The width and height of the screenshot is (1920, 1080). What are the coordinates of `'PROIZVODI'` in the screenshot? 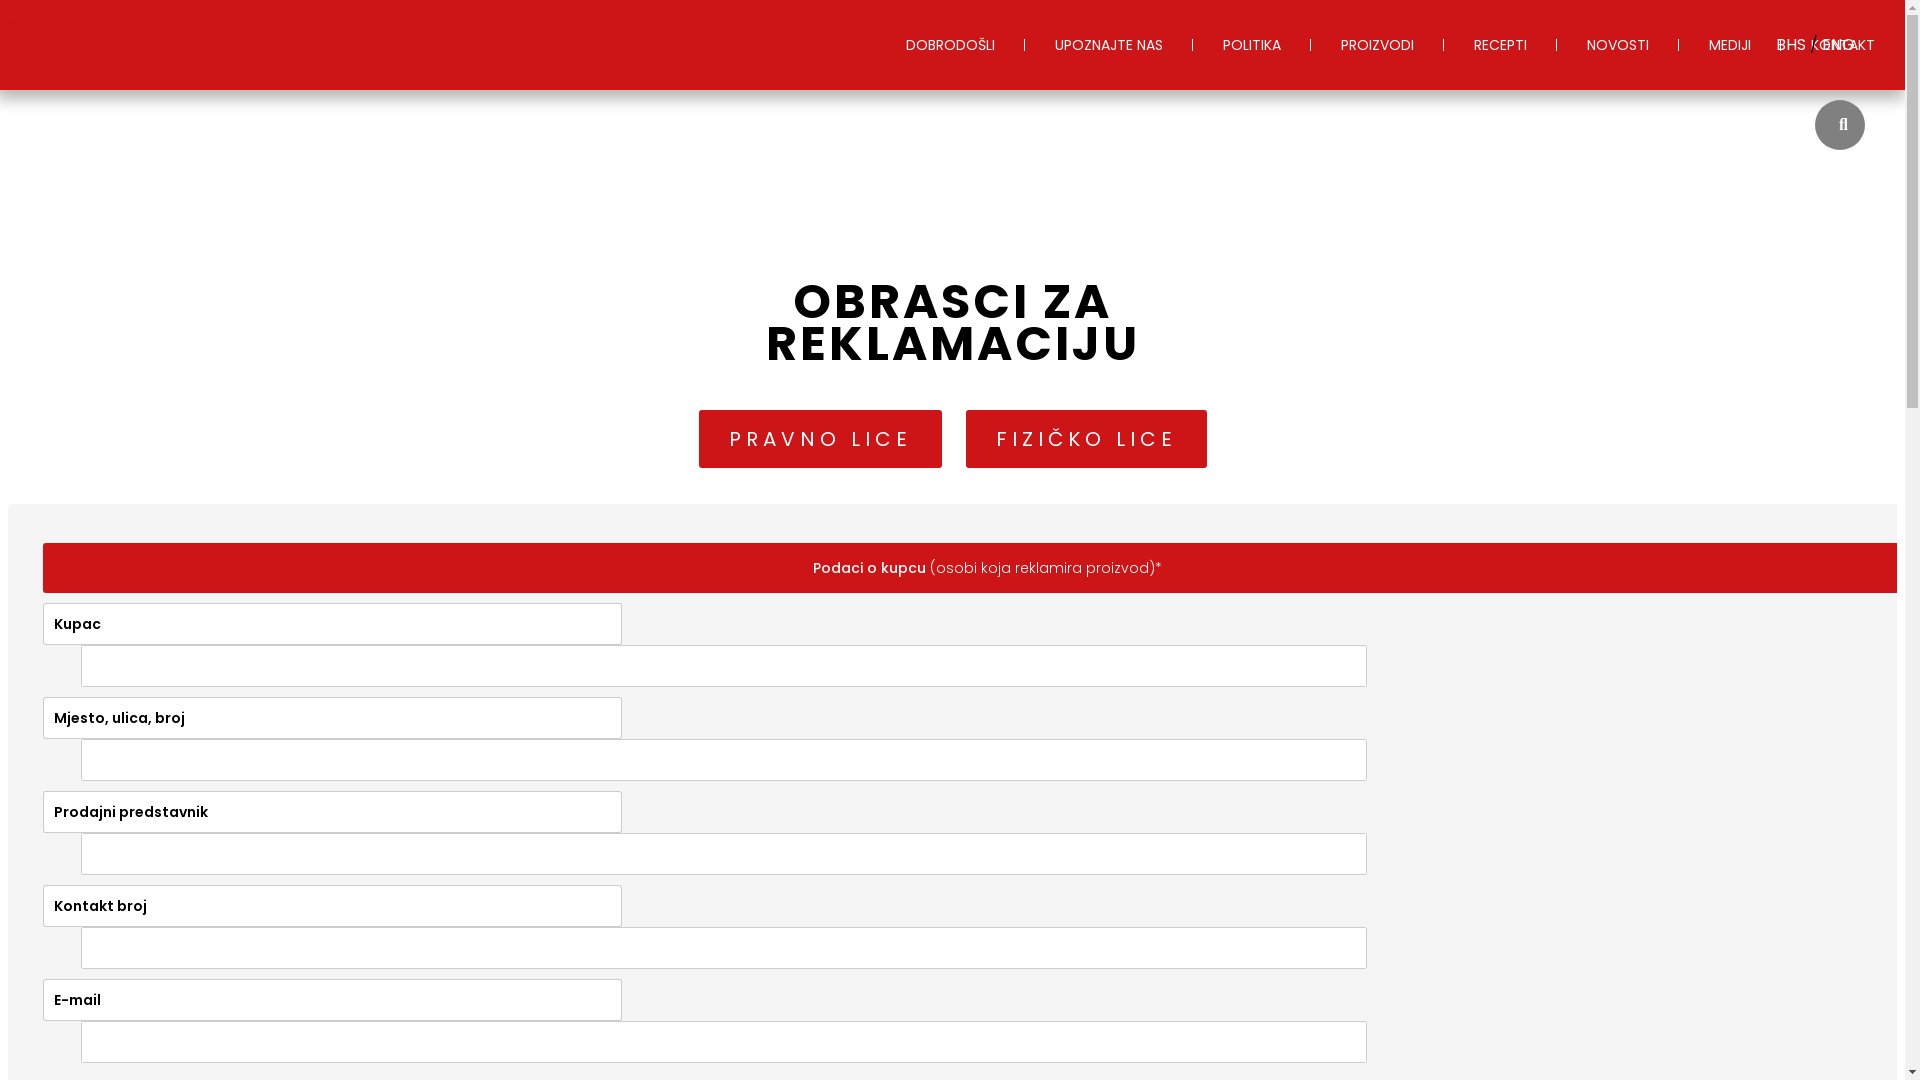 It's located at (1376, 45).